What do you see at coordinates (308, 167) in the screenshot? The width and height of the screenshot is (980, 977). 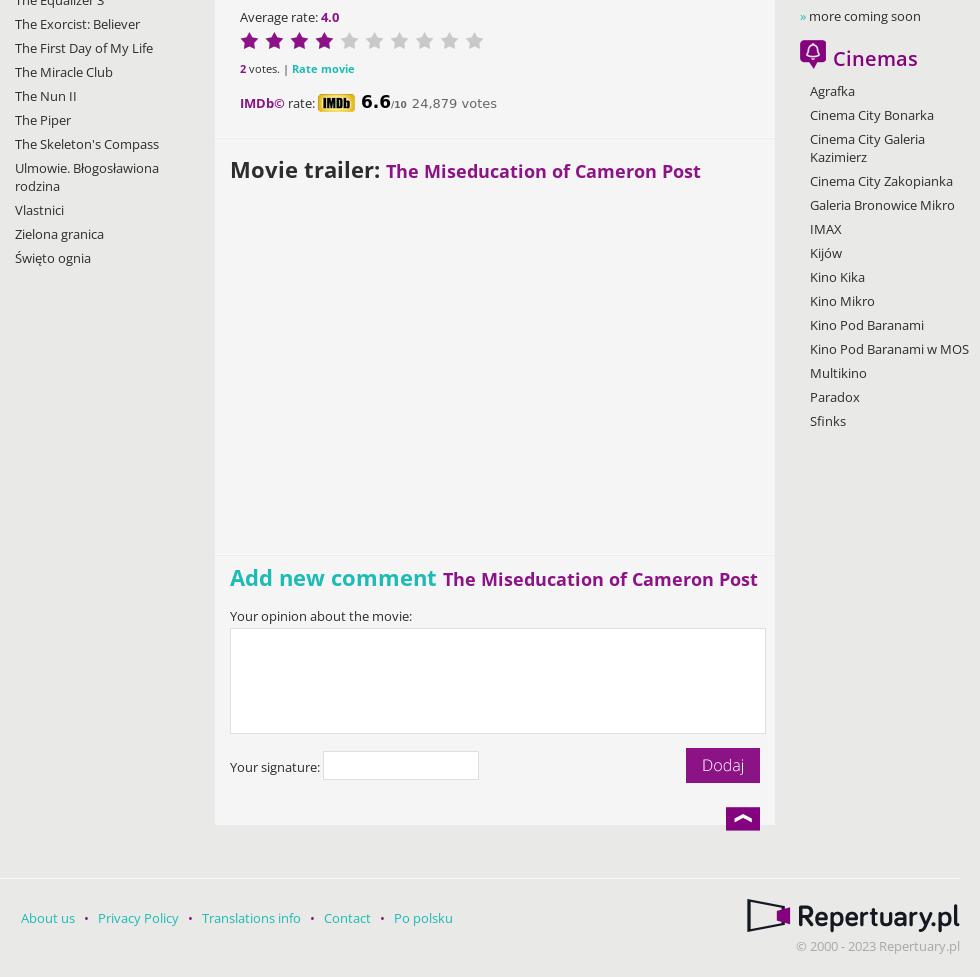 I see `'Movie trailer:'` at bounding box center [308, 167].